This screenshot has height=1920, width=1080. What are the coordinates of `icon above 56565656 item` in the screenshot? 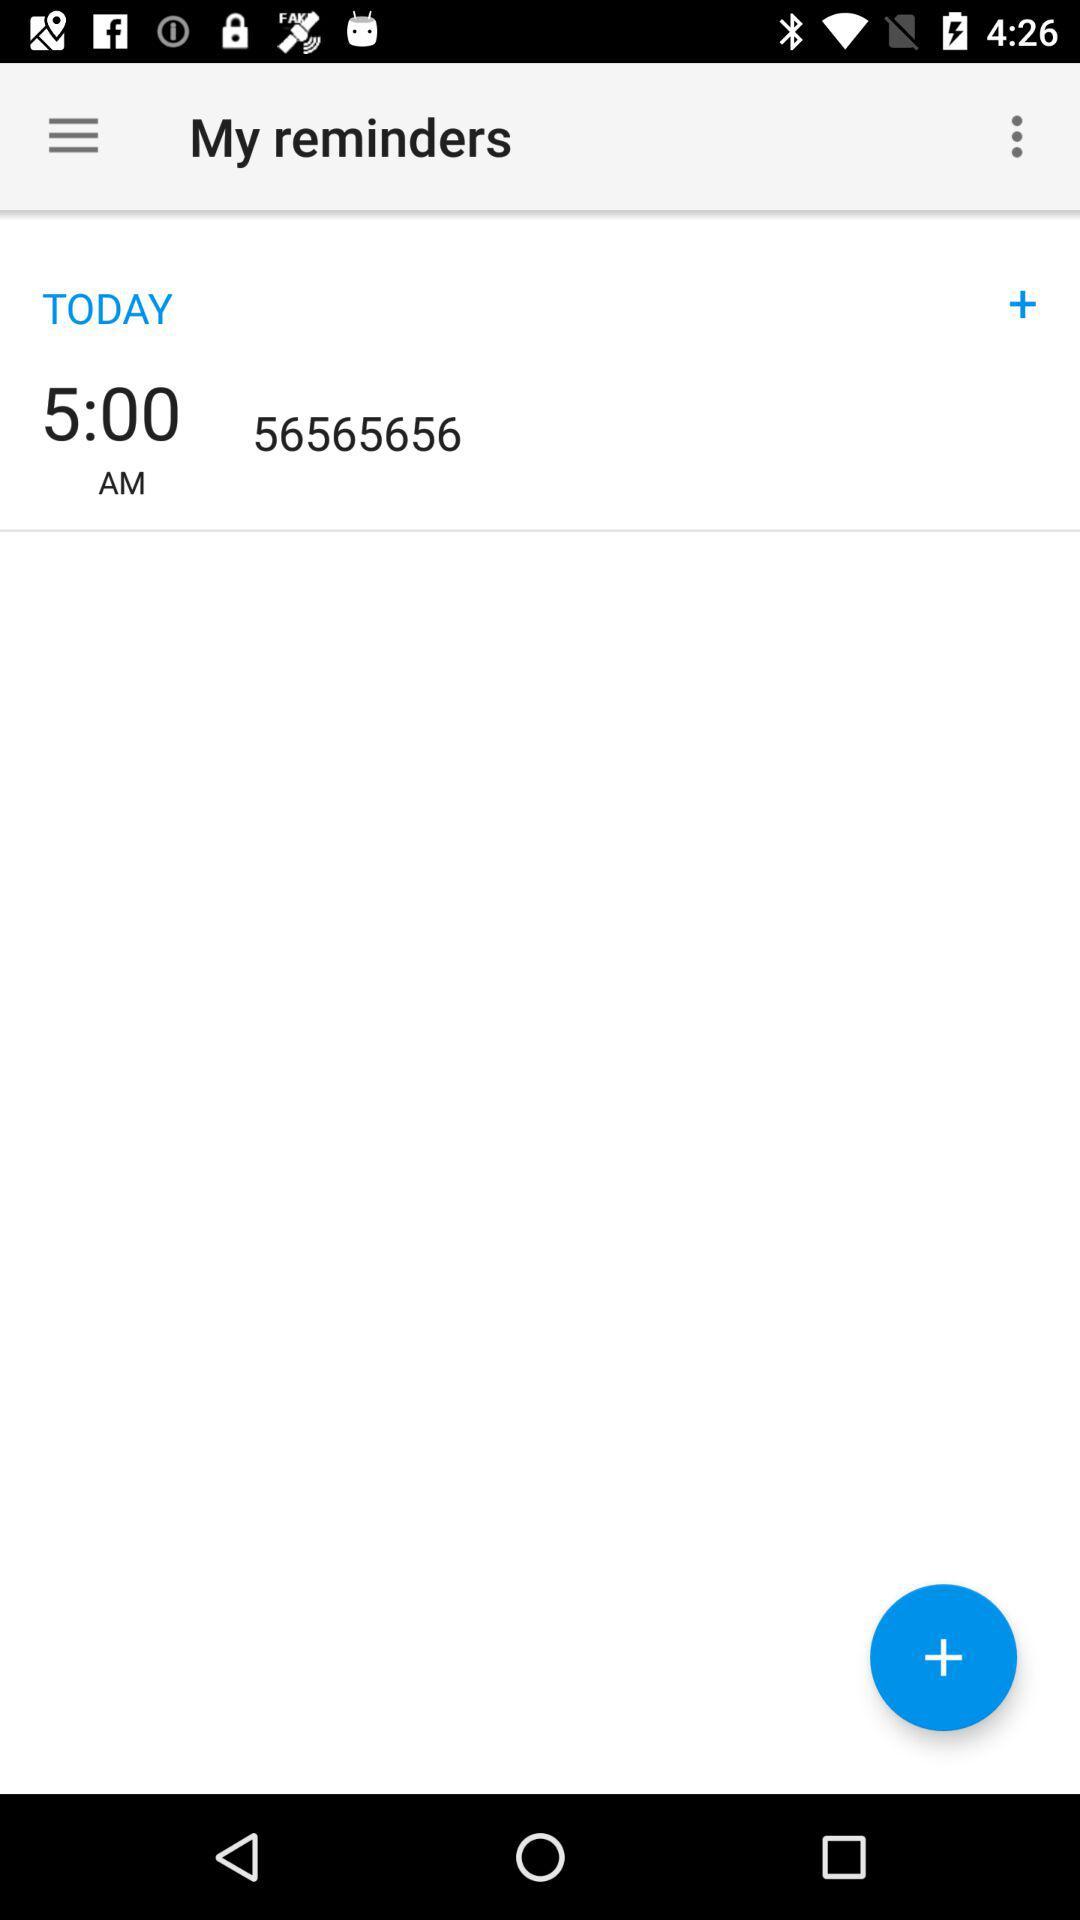 It's located at (1022, 282).